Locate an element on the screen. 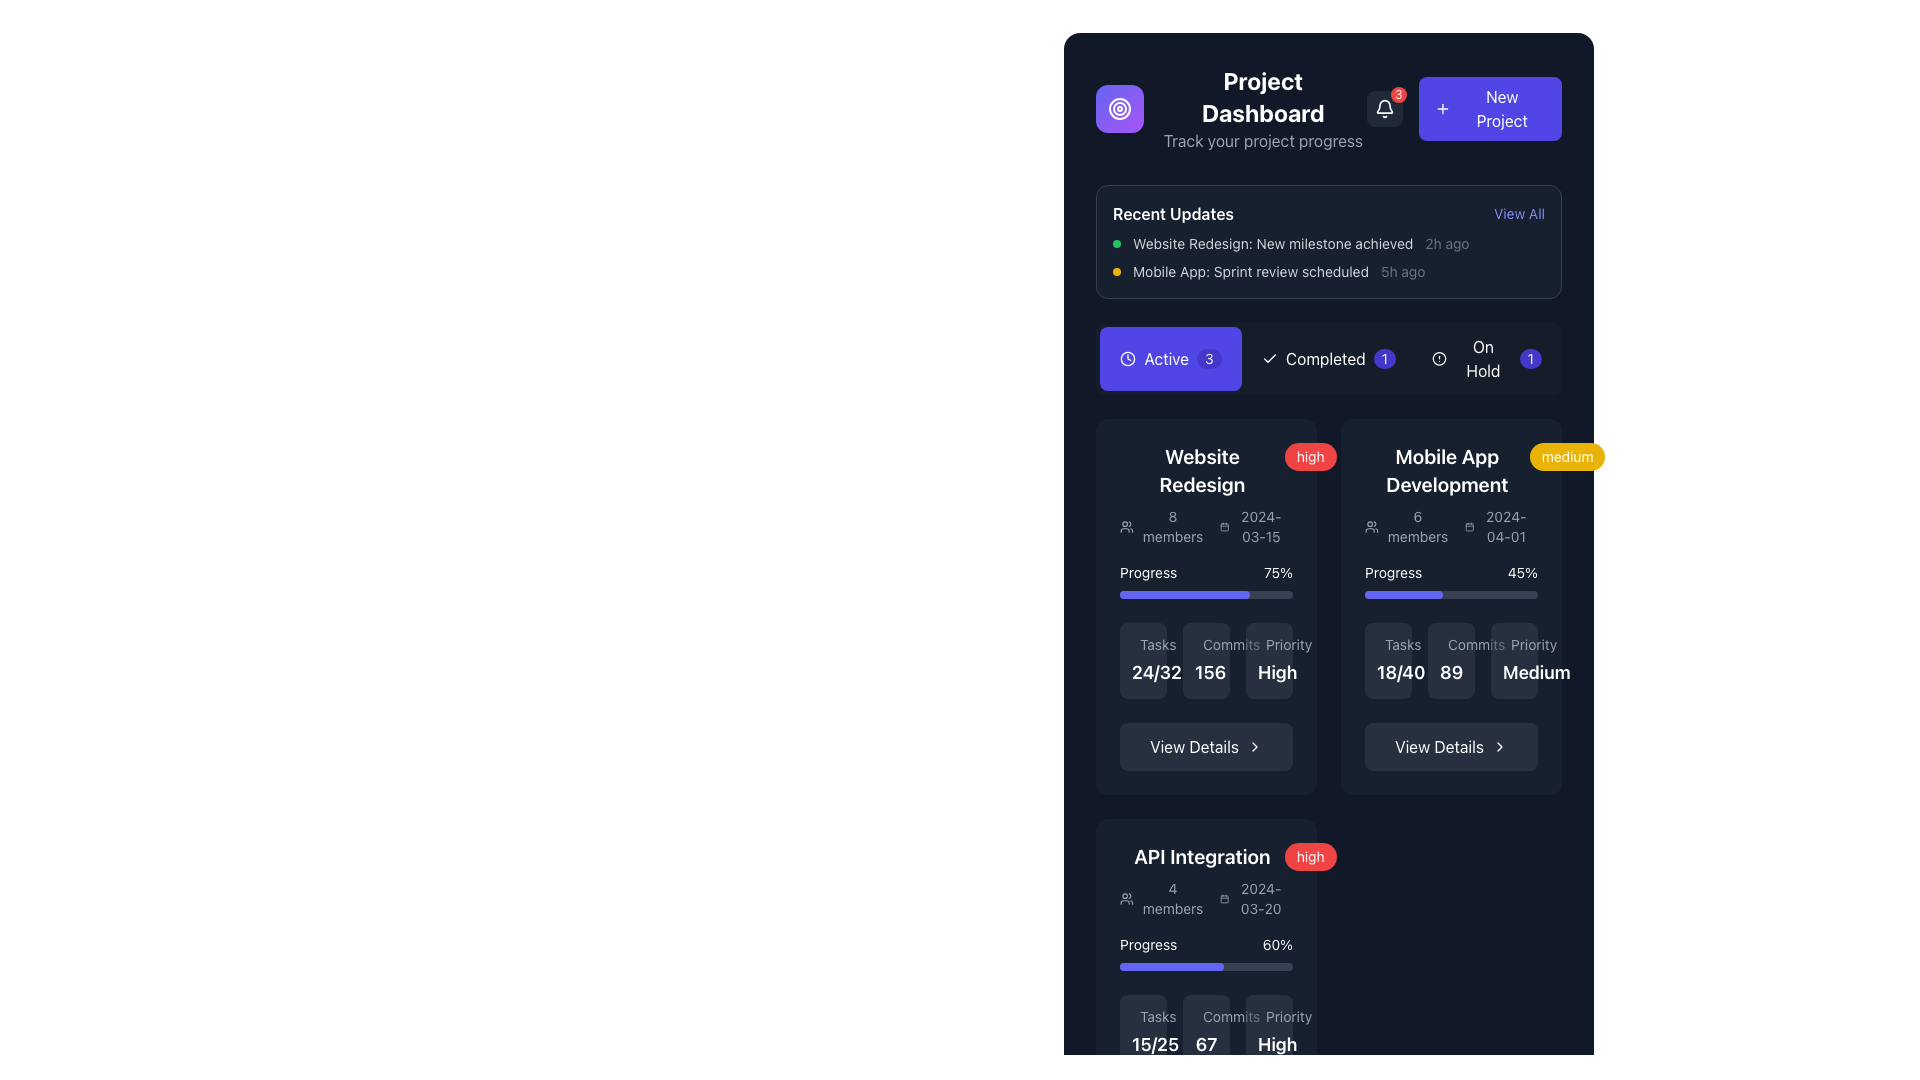 The image size is (1920, 1080). the date label displaying '2024-03-15' in the top-right corner of the 'Website Redesign' card, which is aligned with a small calendar icon to its left is located at coordinates (1251, 526).